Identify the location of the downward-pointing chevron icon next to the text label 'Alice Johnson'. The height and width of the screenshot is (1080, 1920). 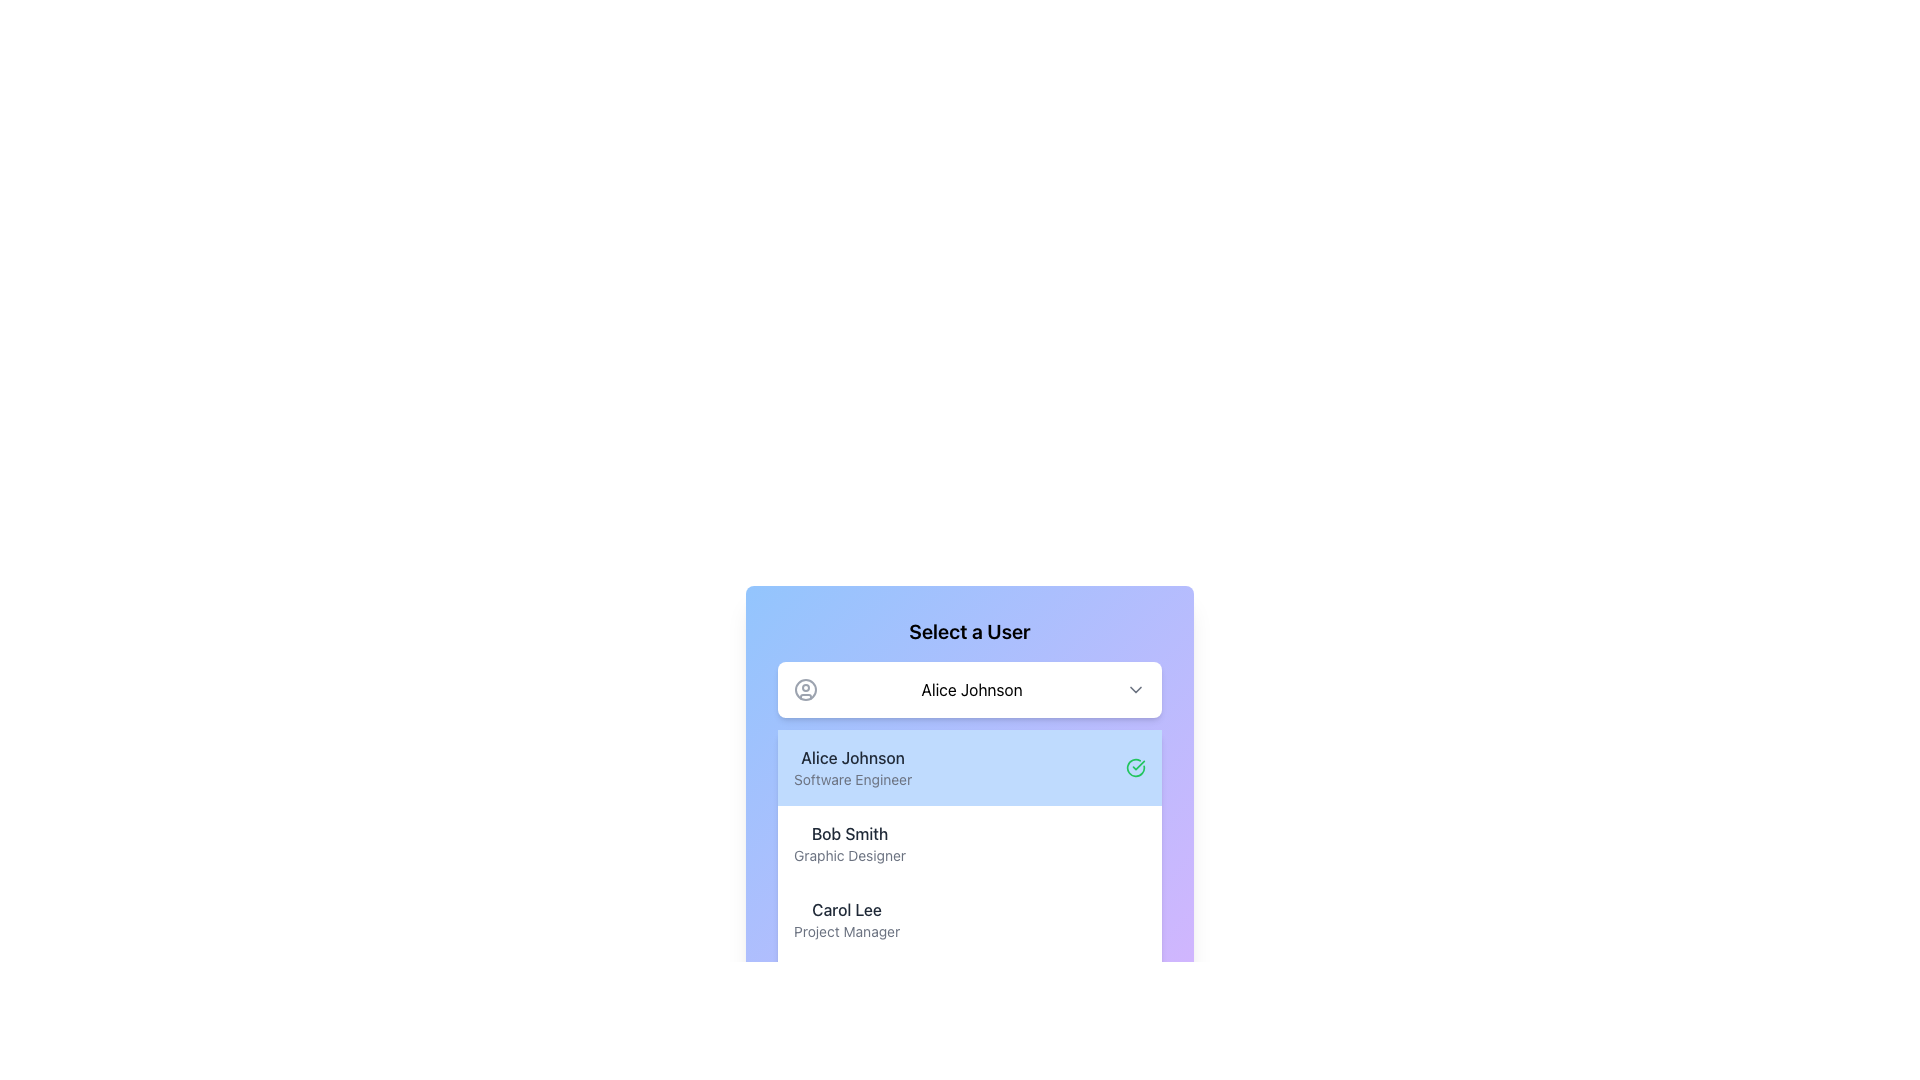
(1136, 689).